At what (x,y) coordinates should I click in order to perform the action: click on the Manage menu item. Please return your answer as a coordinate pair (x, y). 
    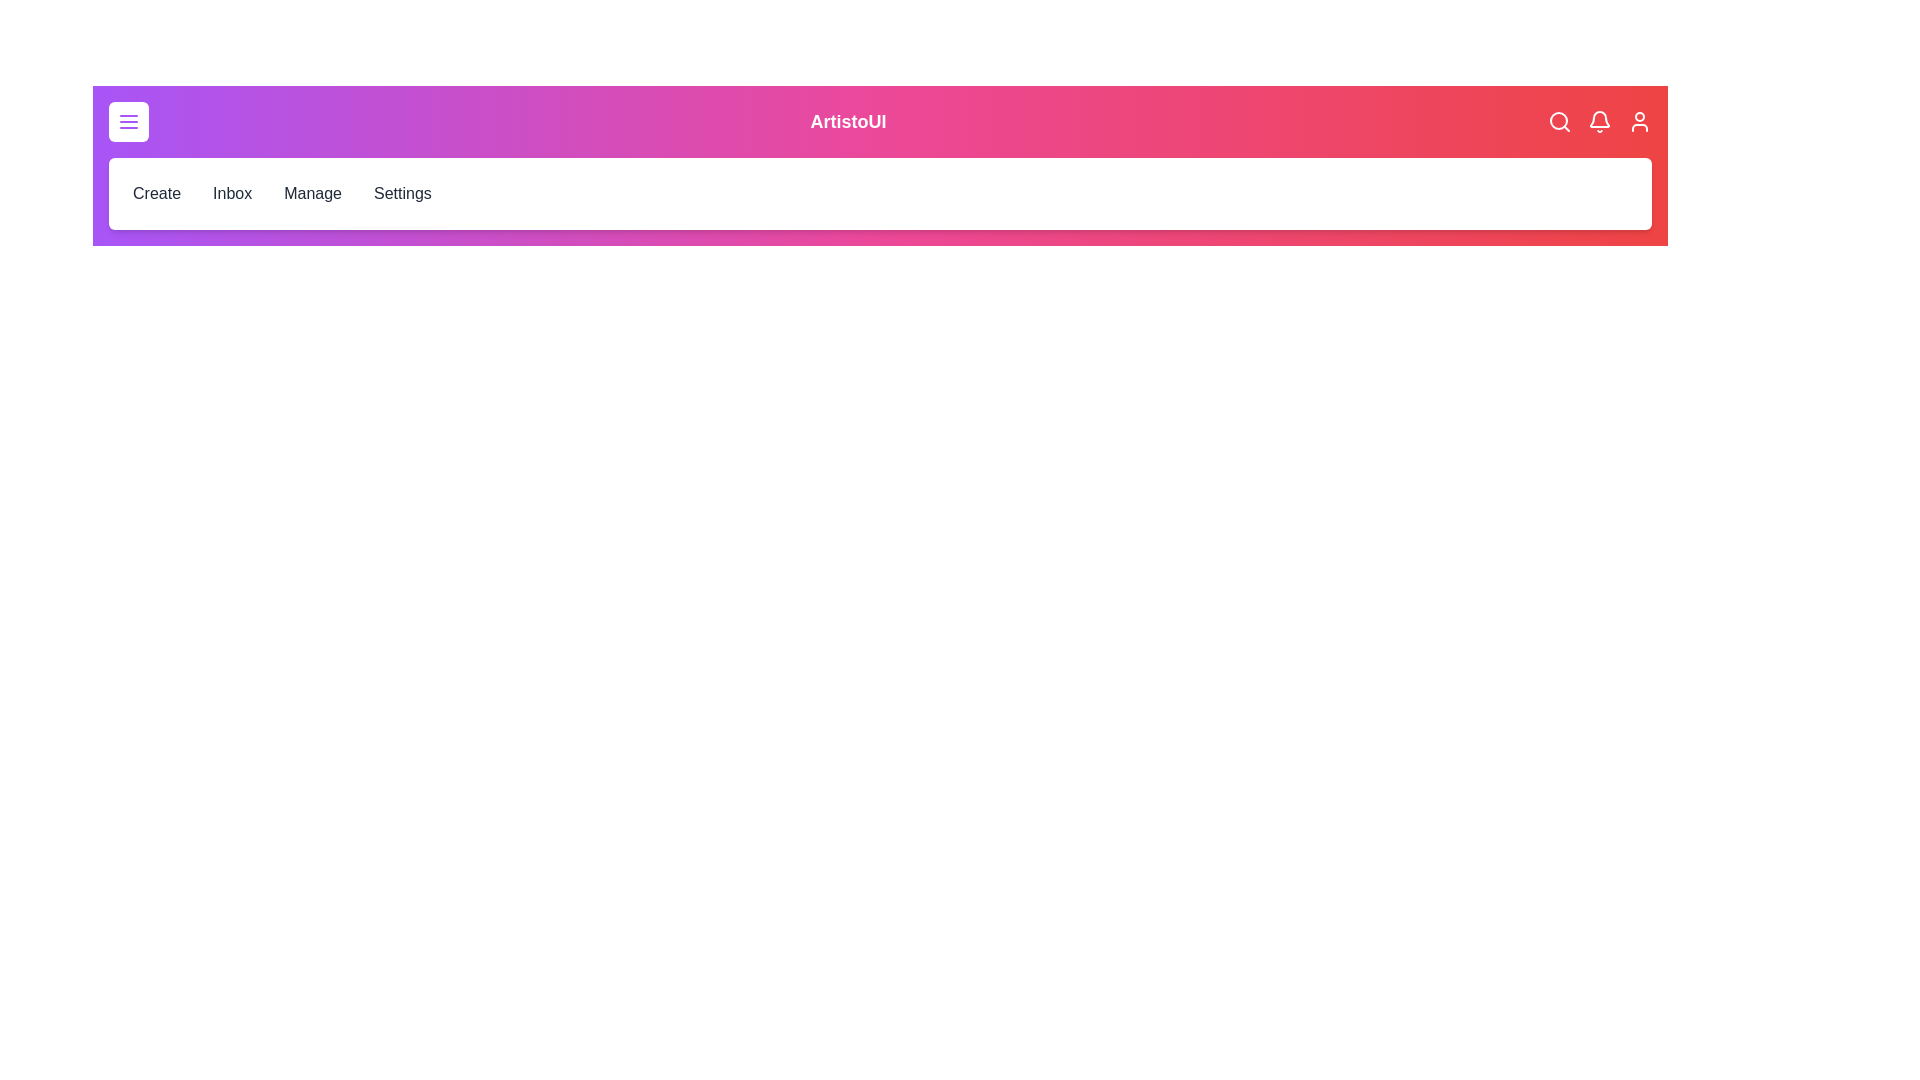
    Looking at the image, I should click on (311, 193).